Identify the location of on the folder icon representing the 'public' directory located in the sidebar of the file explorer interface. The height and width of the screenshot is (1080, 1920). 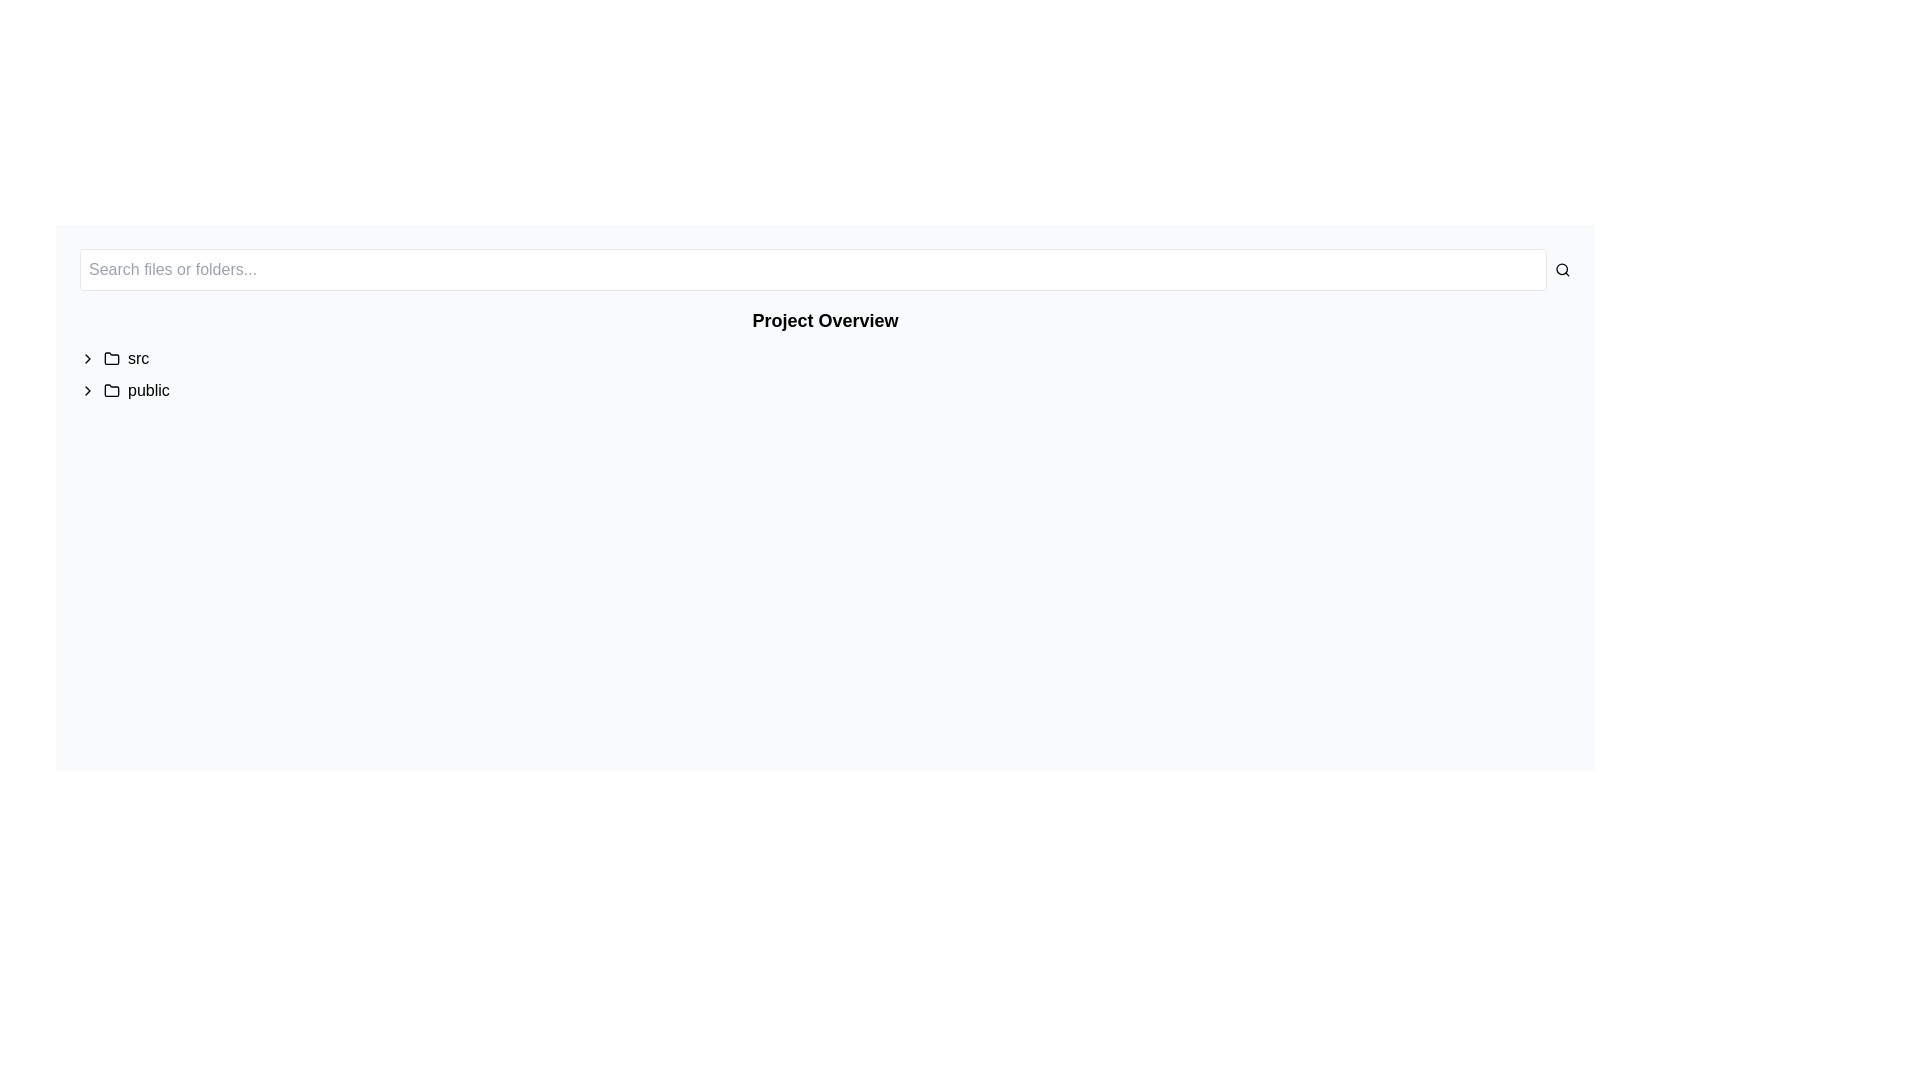
(110, 389).